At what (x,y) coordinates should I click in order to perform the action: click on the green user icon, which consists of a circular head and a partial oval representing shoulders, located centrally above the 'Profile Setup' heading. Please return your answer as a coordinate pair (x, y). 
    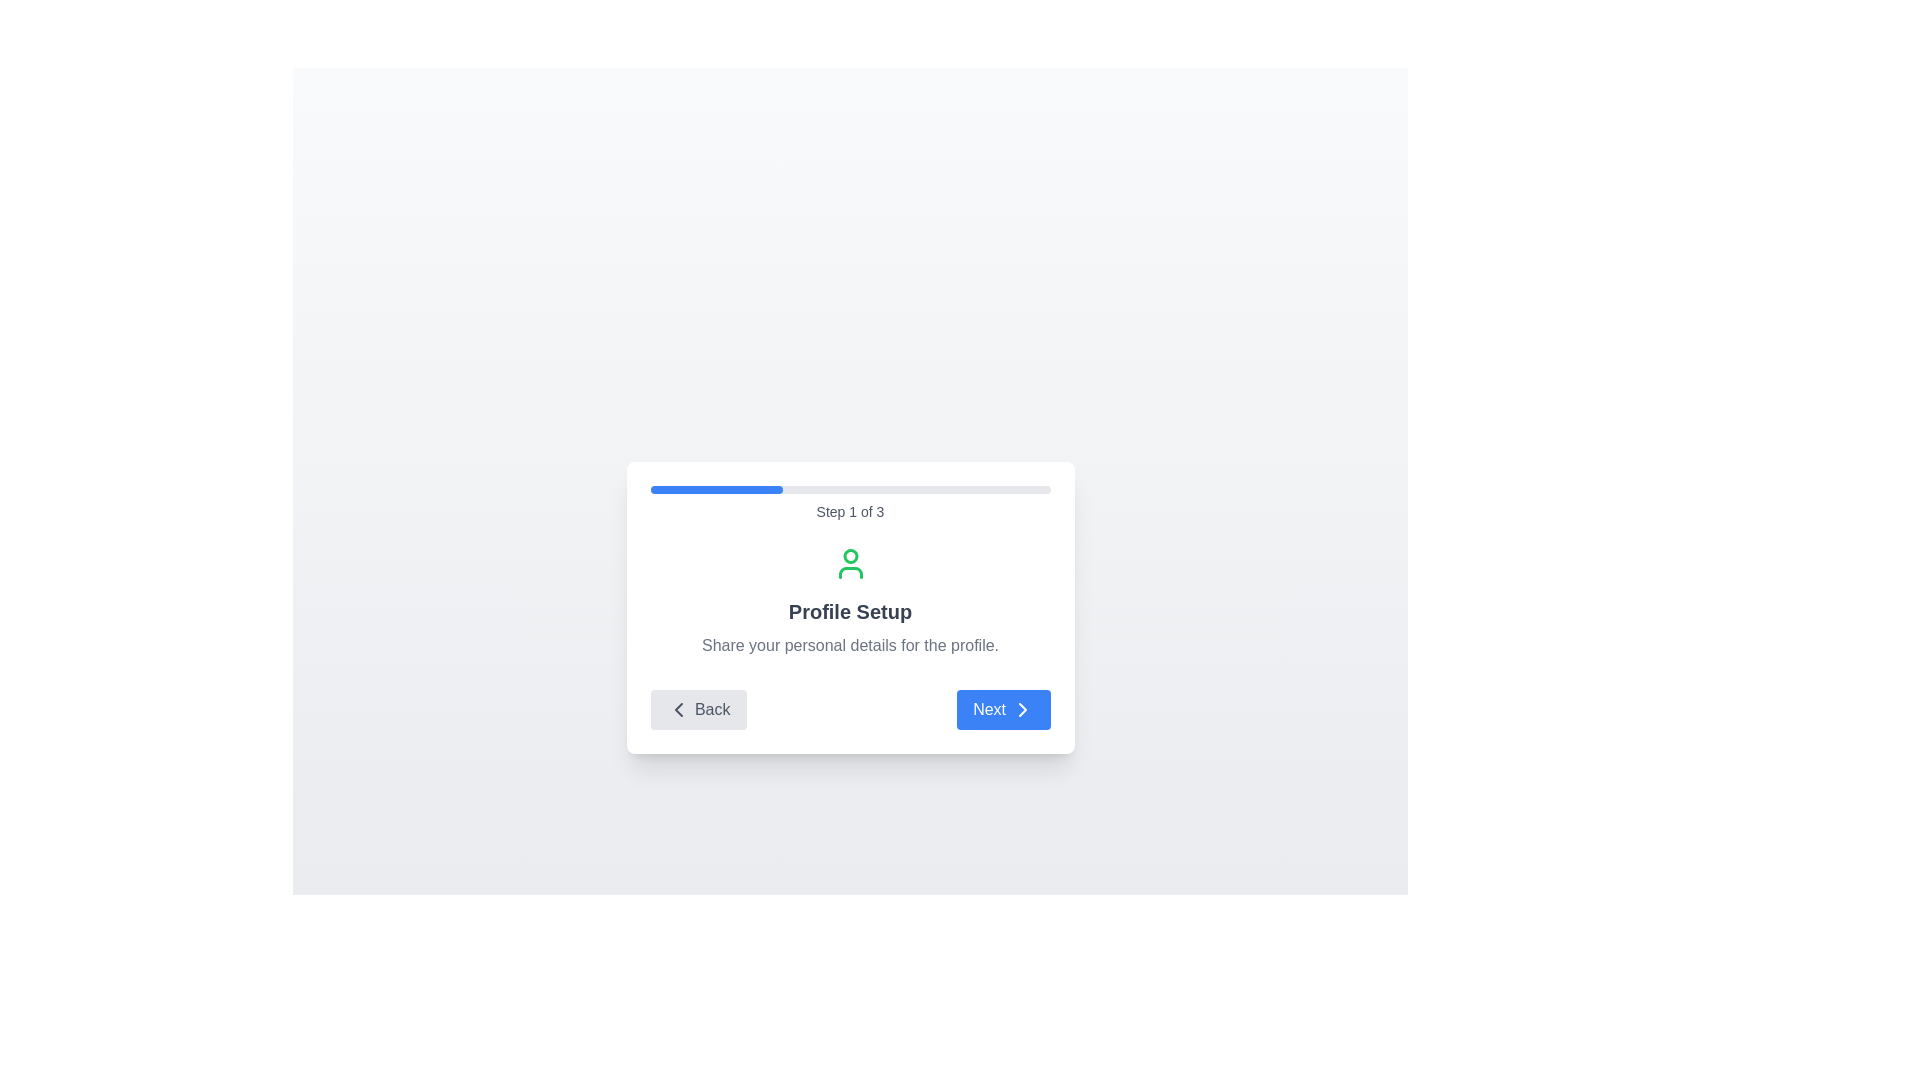
    Looking at the image, I should click on (850, 563).